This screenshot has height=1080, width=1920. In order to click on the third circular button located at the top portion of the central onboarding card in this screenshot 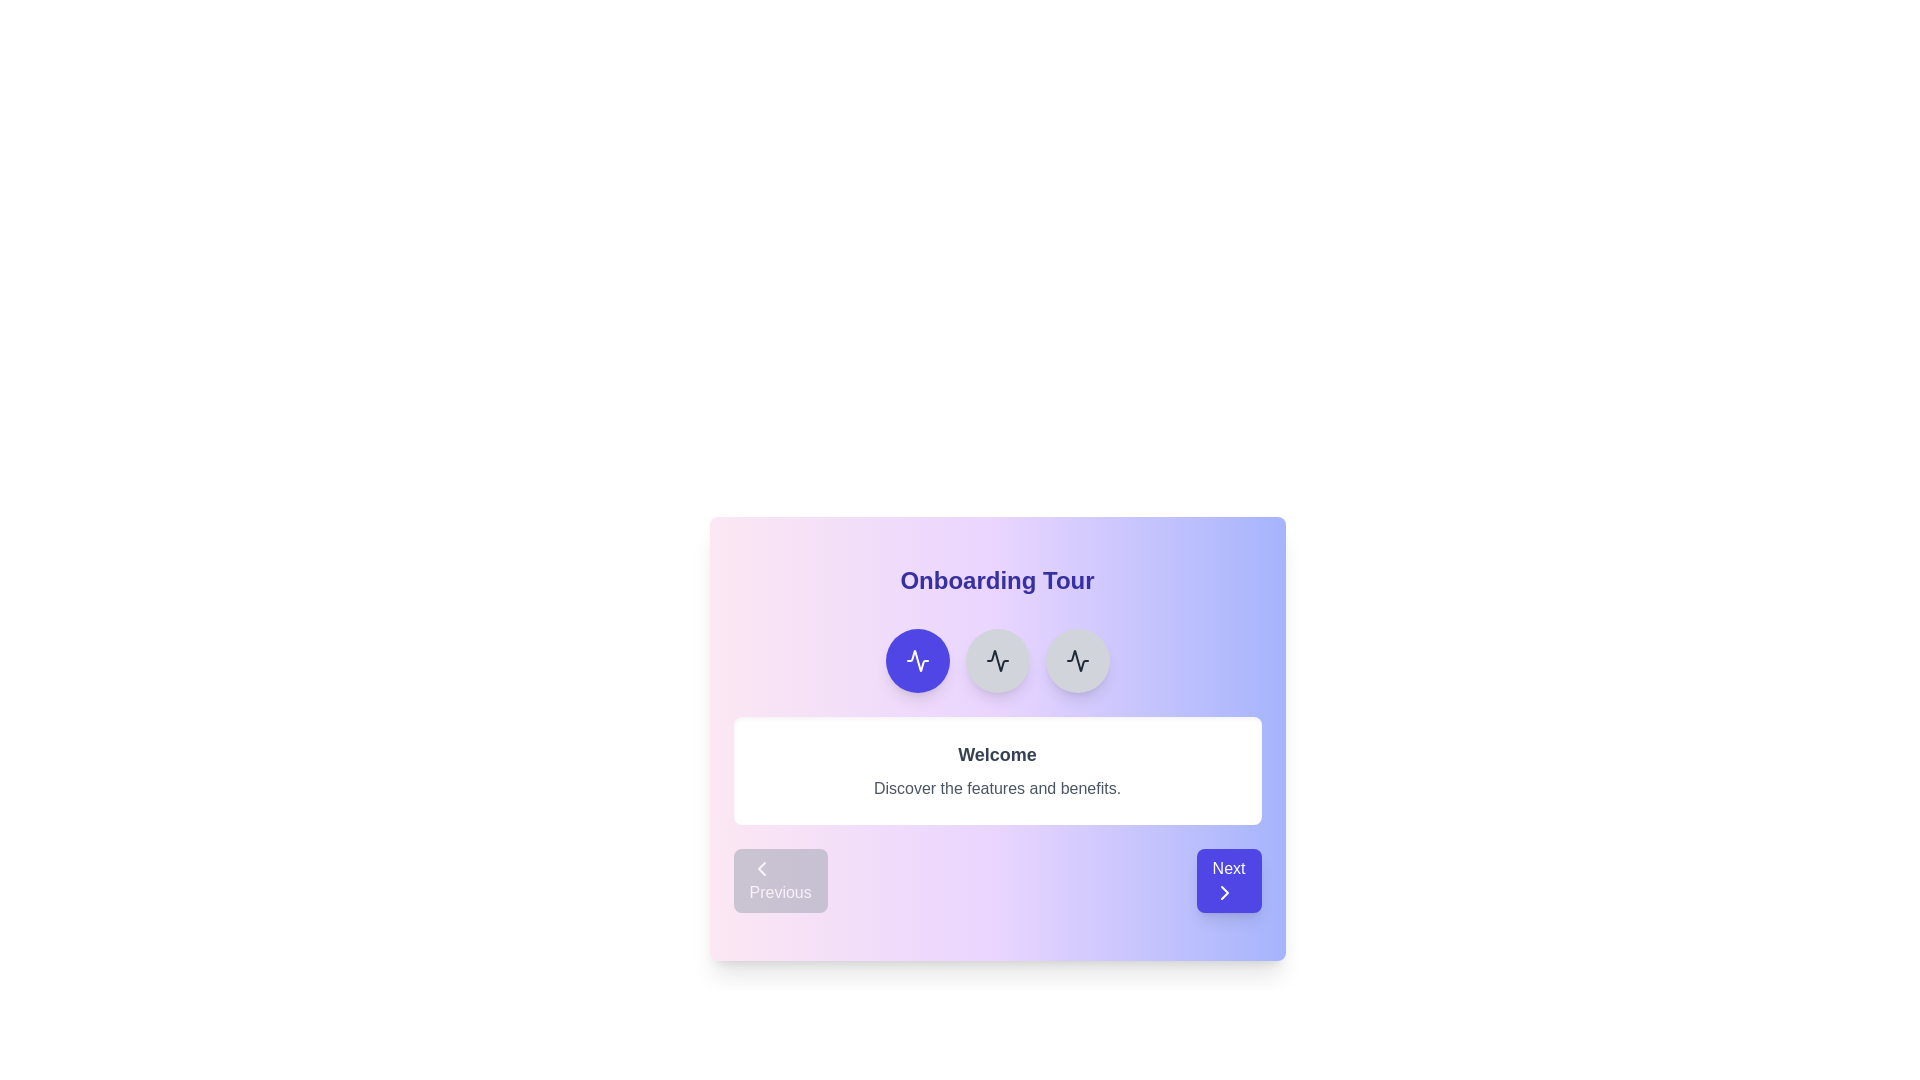, I will do `click(997, 660)`.